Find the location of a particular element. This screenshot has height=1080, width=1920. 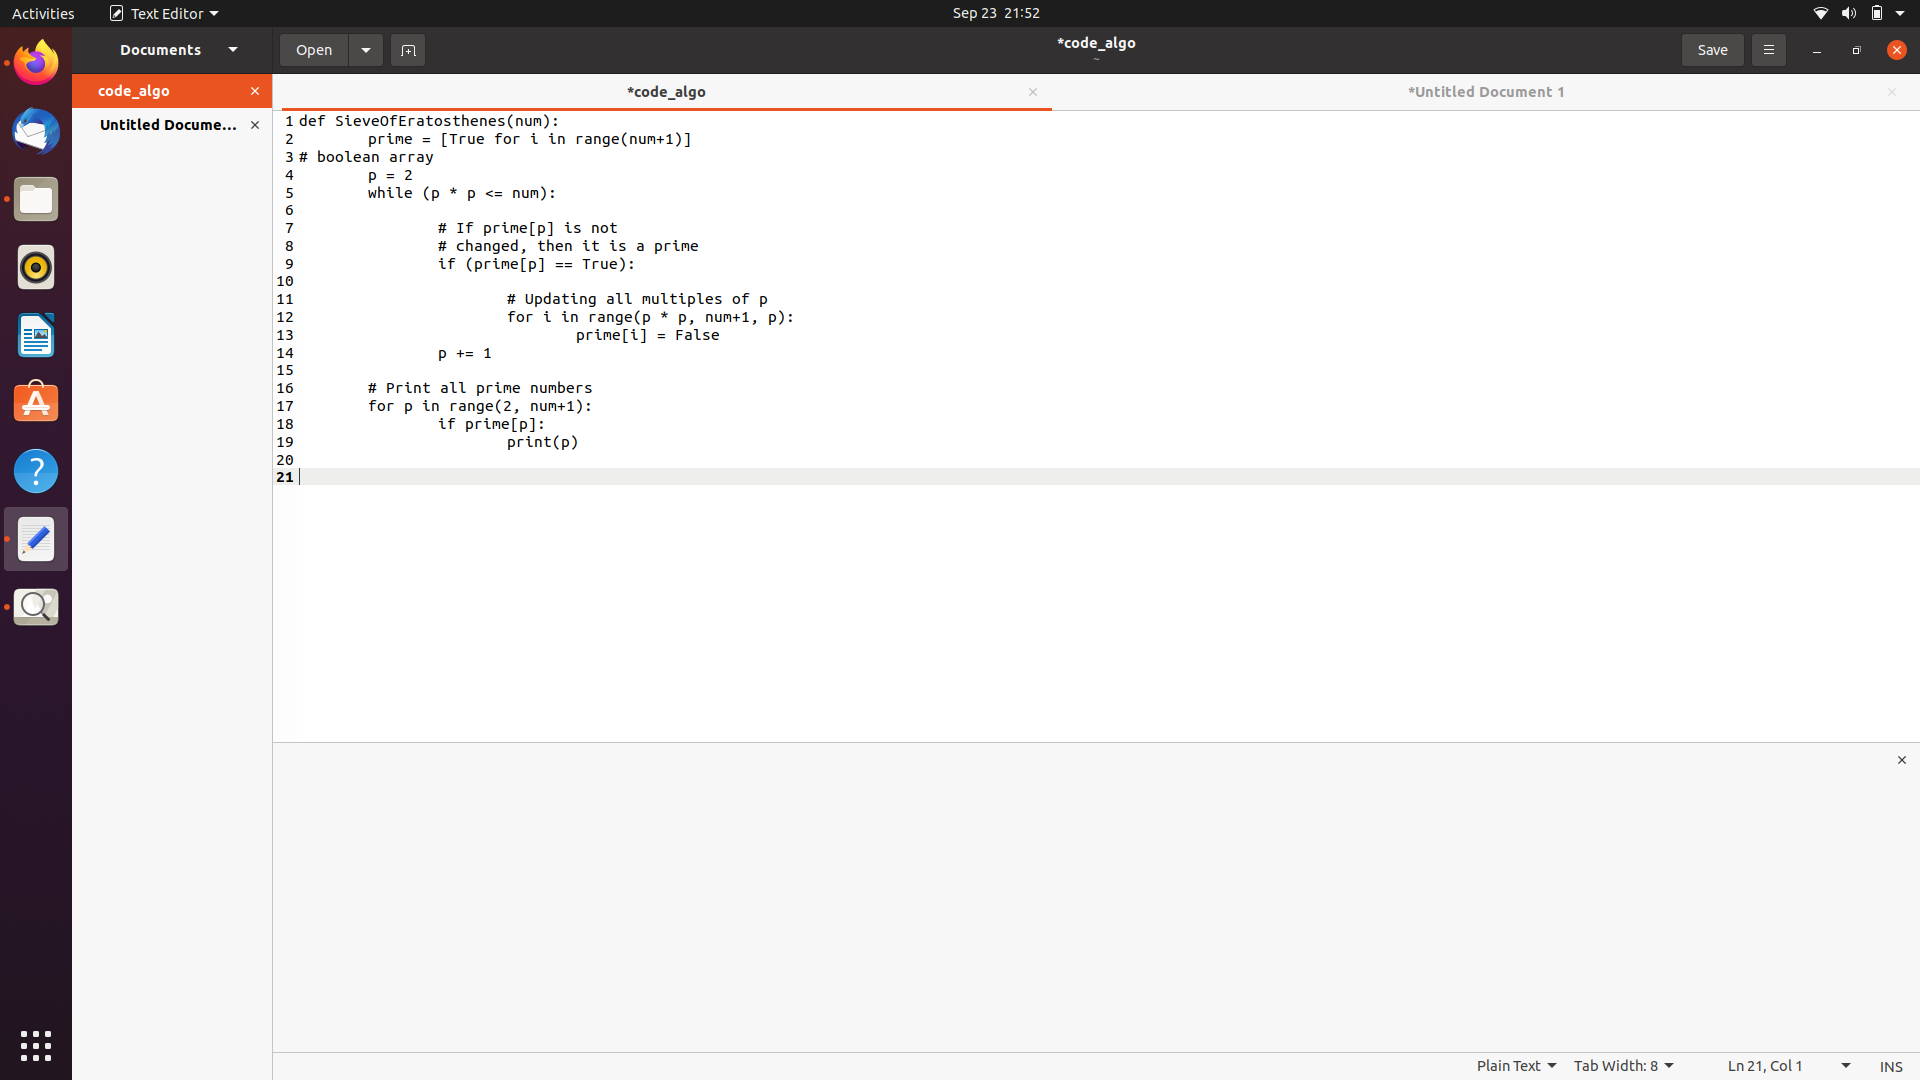

Shut down the code_algo file in the orange interface is located at coordinates (257, 92).